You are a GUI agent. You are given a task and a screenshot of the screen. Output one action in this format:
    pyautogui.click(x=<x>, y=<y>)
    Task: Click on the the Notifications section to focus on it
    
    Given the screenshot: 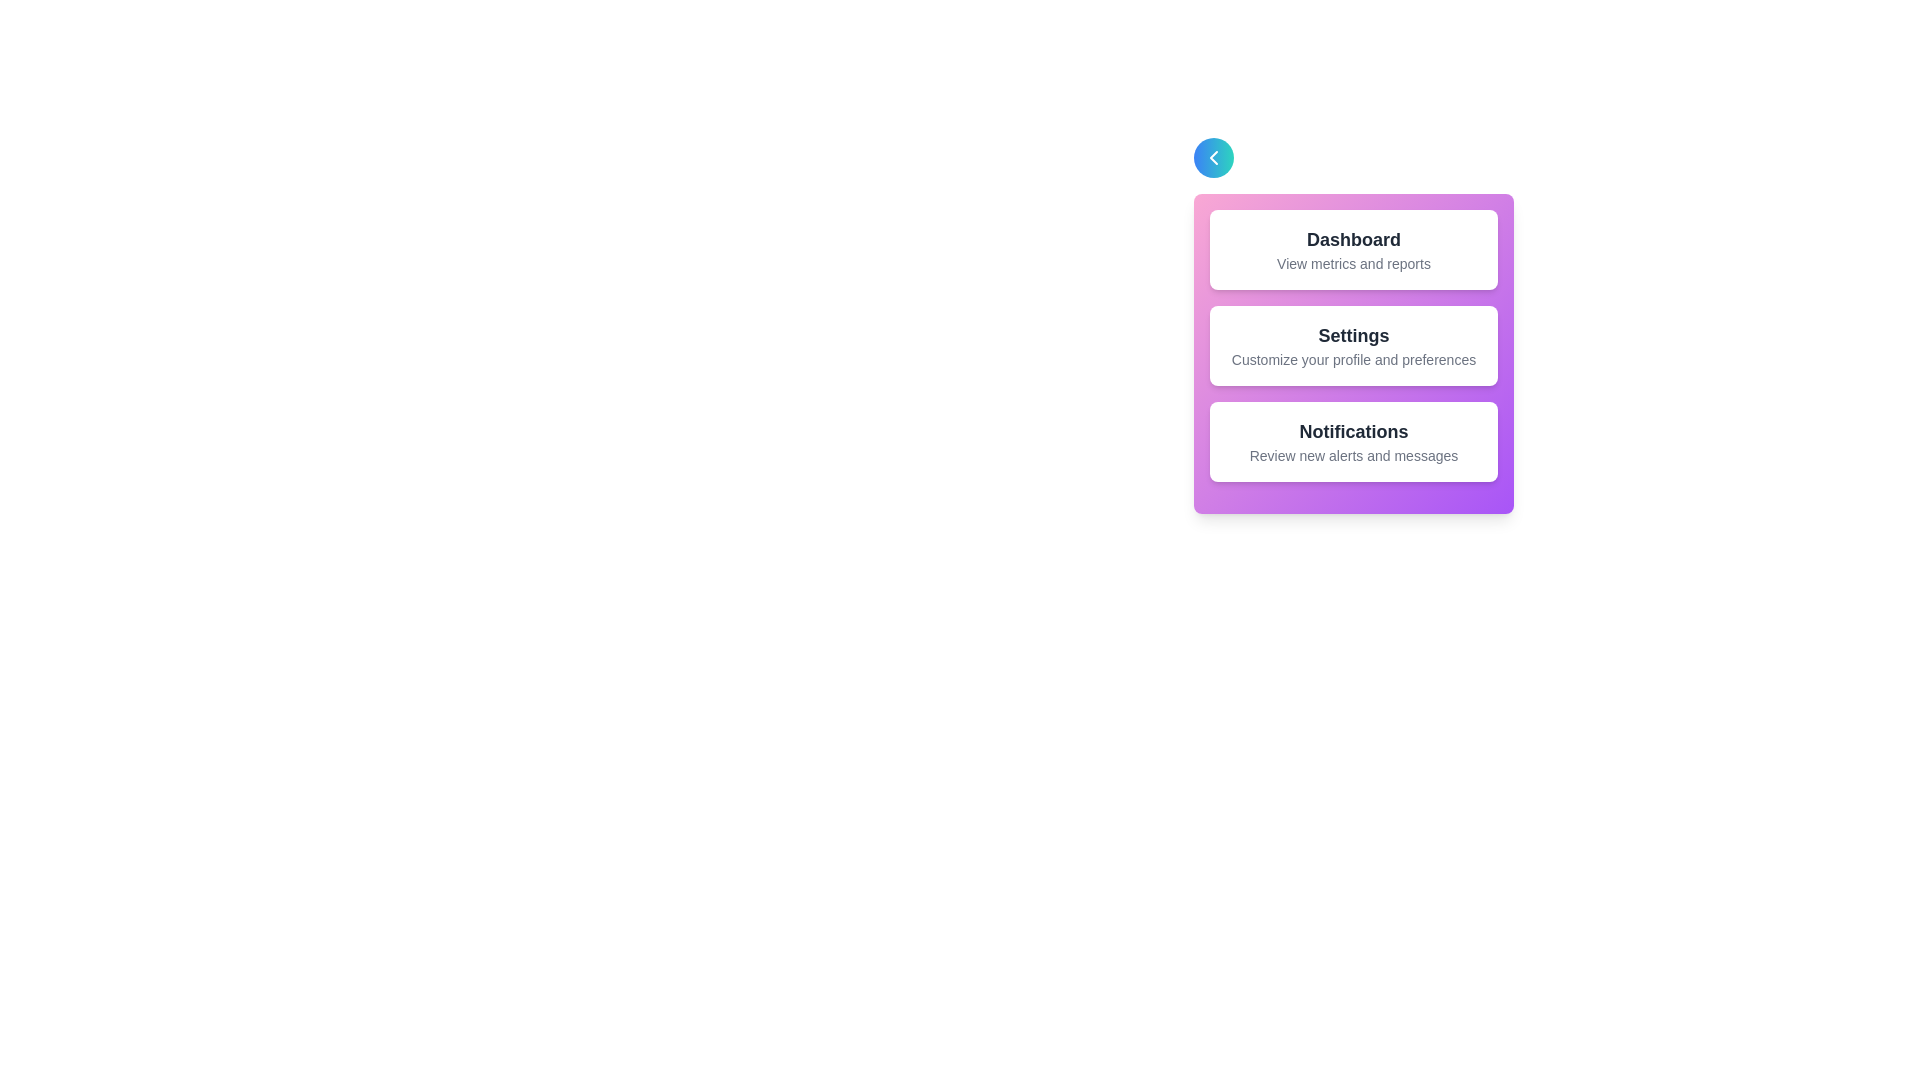 What is the action you would take?
    pyautogui.click(x=1353, y=441)
    